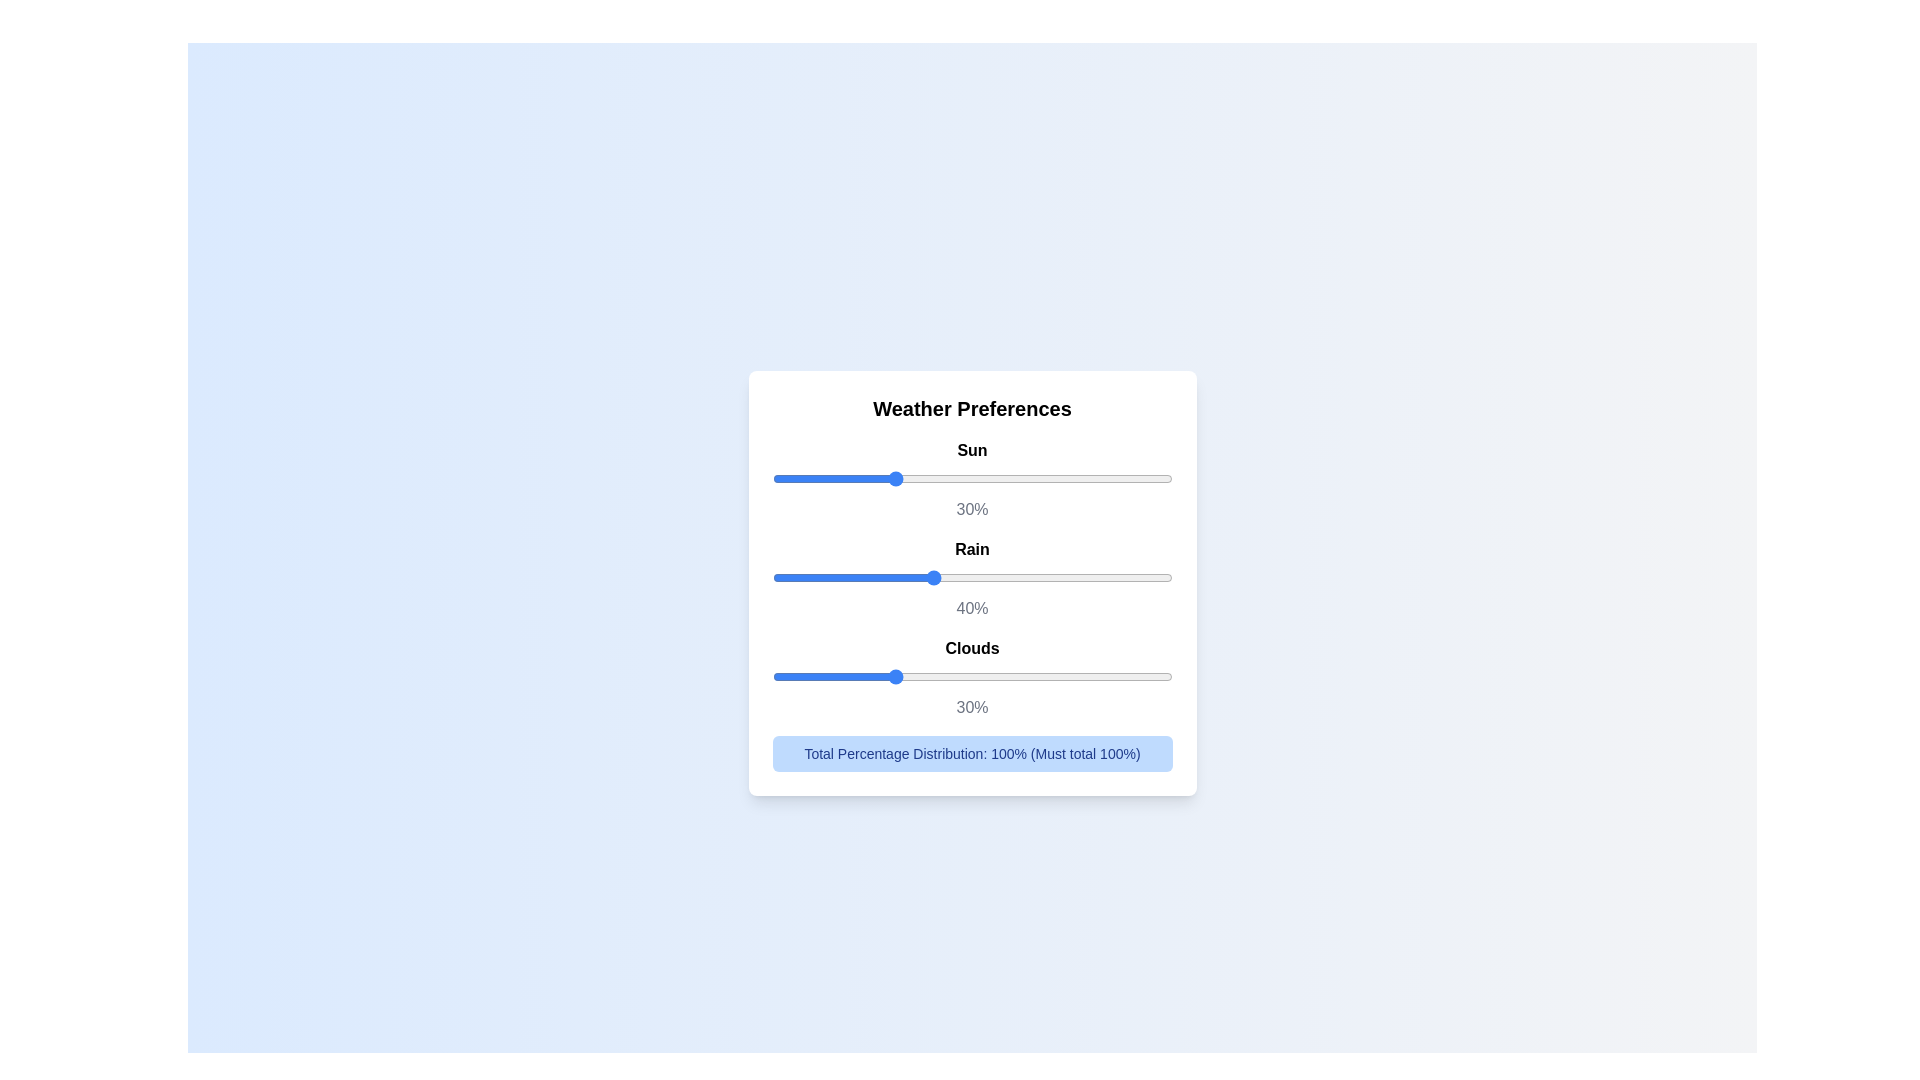 Image resolution: width=1920 pixels, height=1080 pixels. I want to click on the slider for 1 to set the percentage to 43, so click(1144, 577).